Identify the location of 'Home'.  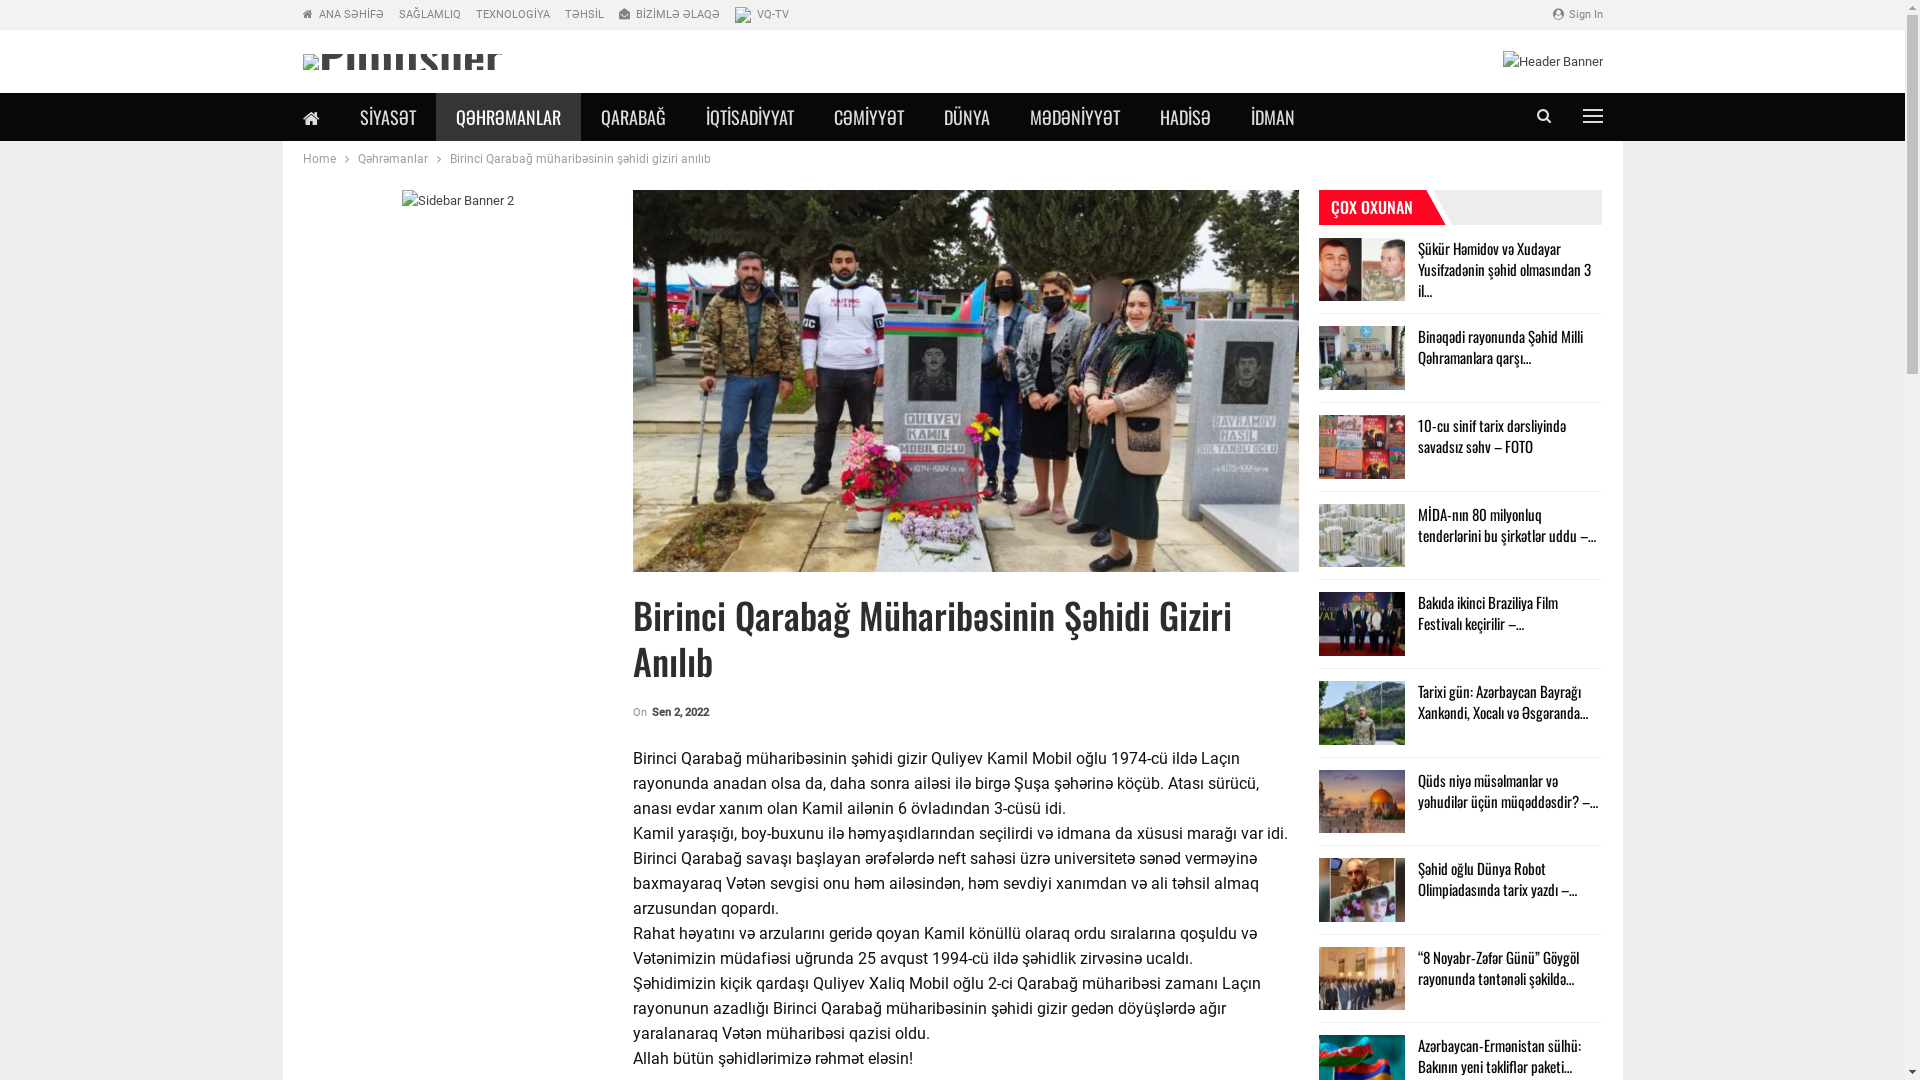
(301, 157).